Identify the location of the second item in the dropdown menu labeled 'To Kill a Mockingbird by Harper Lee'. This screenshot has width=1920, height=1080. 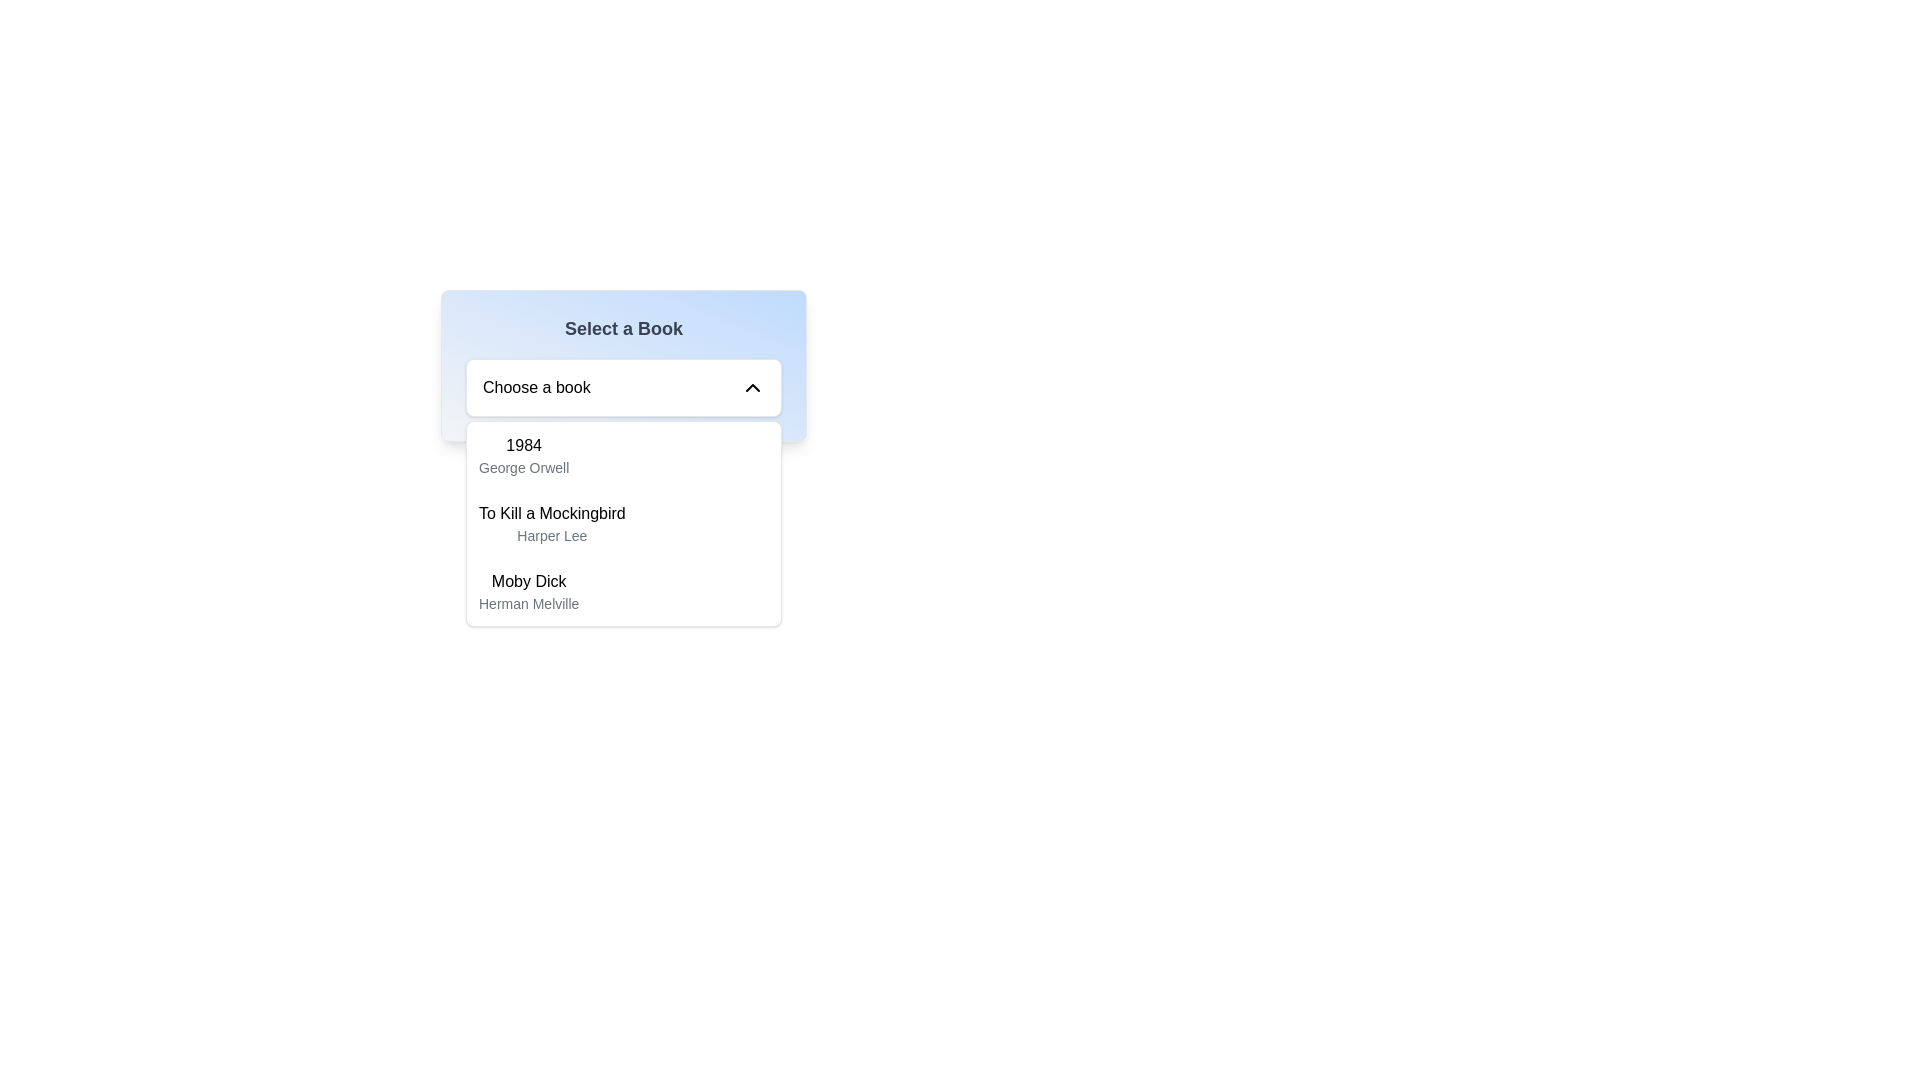
(623, 523).